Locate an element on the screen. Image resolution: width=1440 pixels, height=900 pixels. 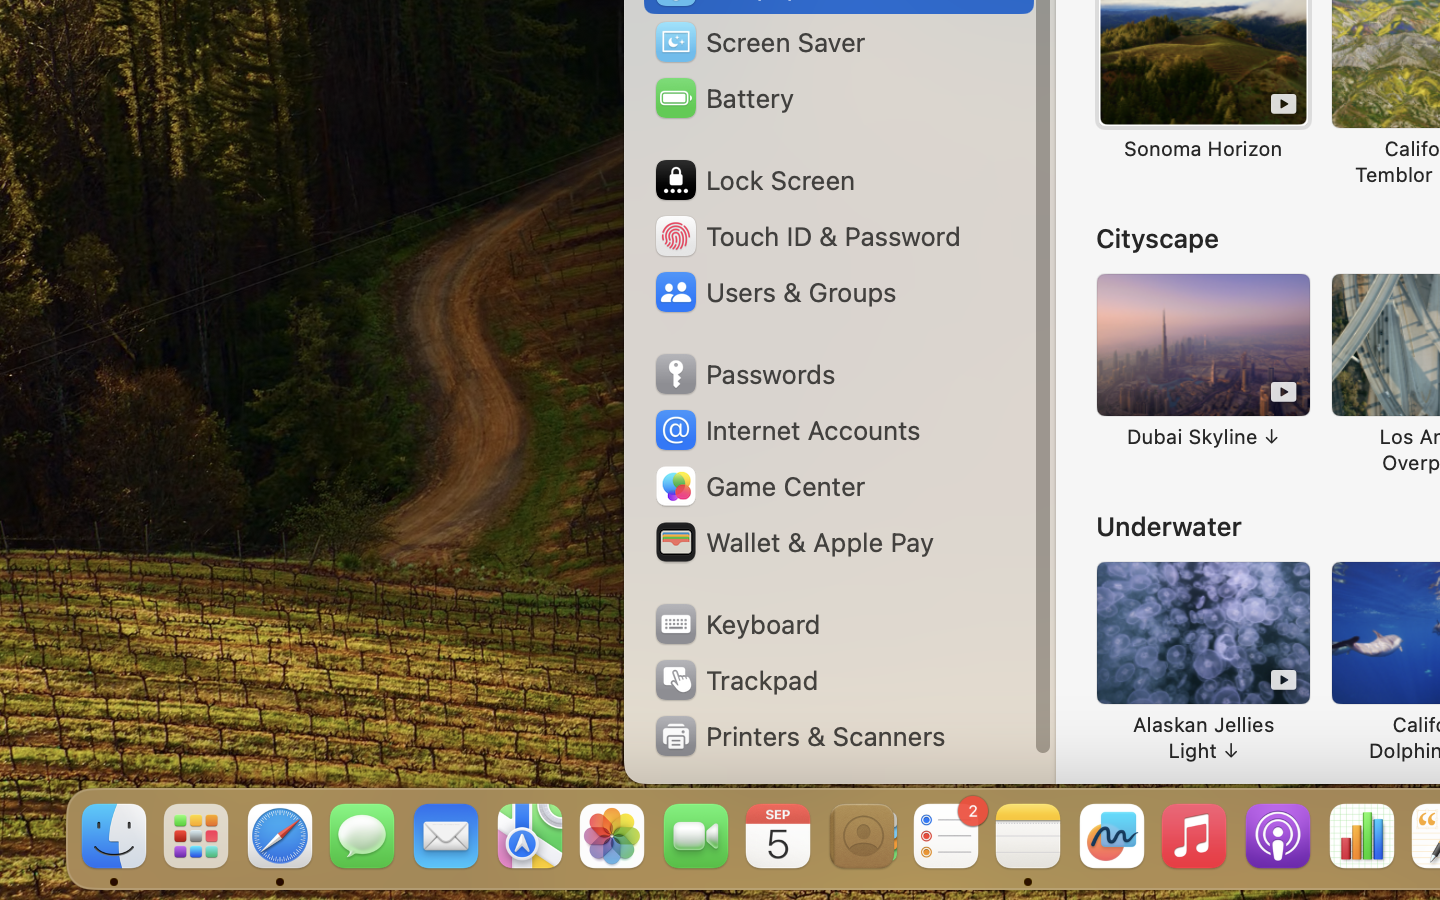
'Battery' is located at coordinates (722, 97).